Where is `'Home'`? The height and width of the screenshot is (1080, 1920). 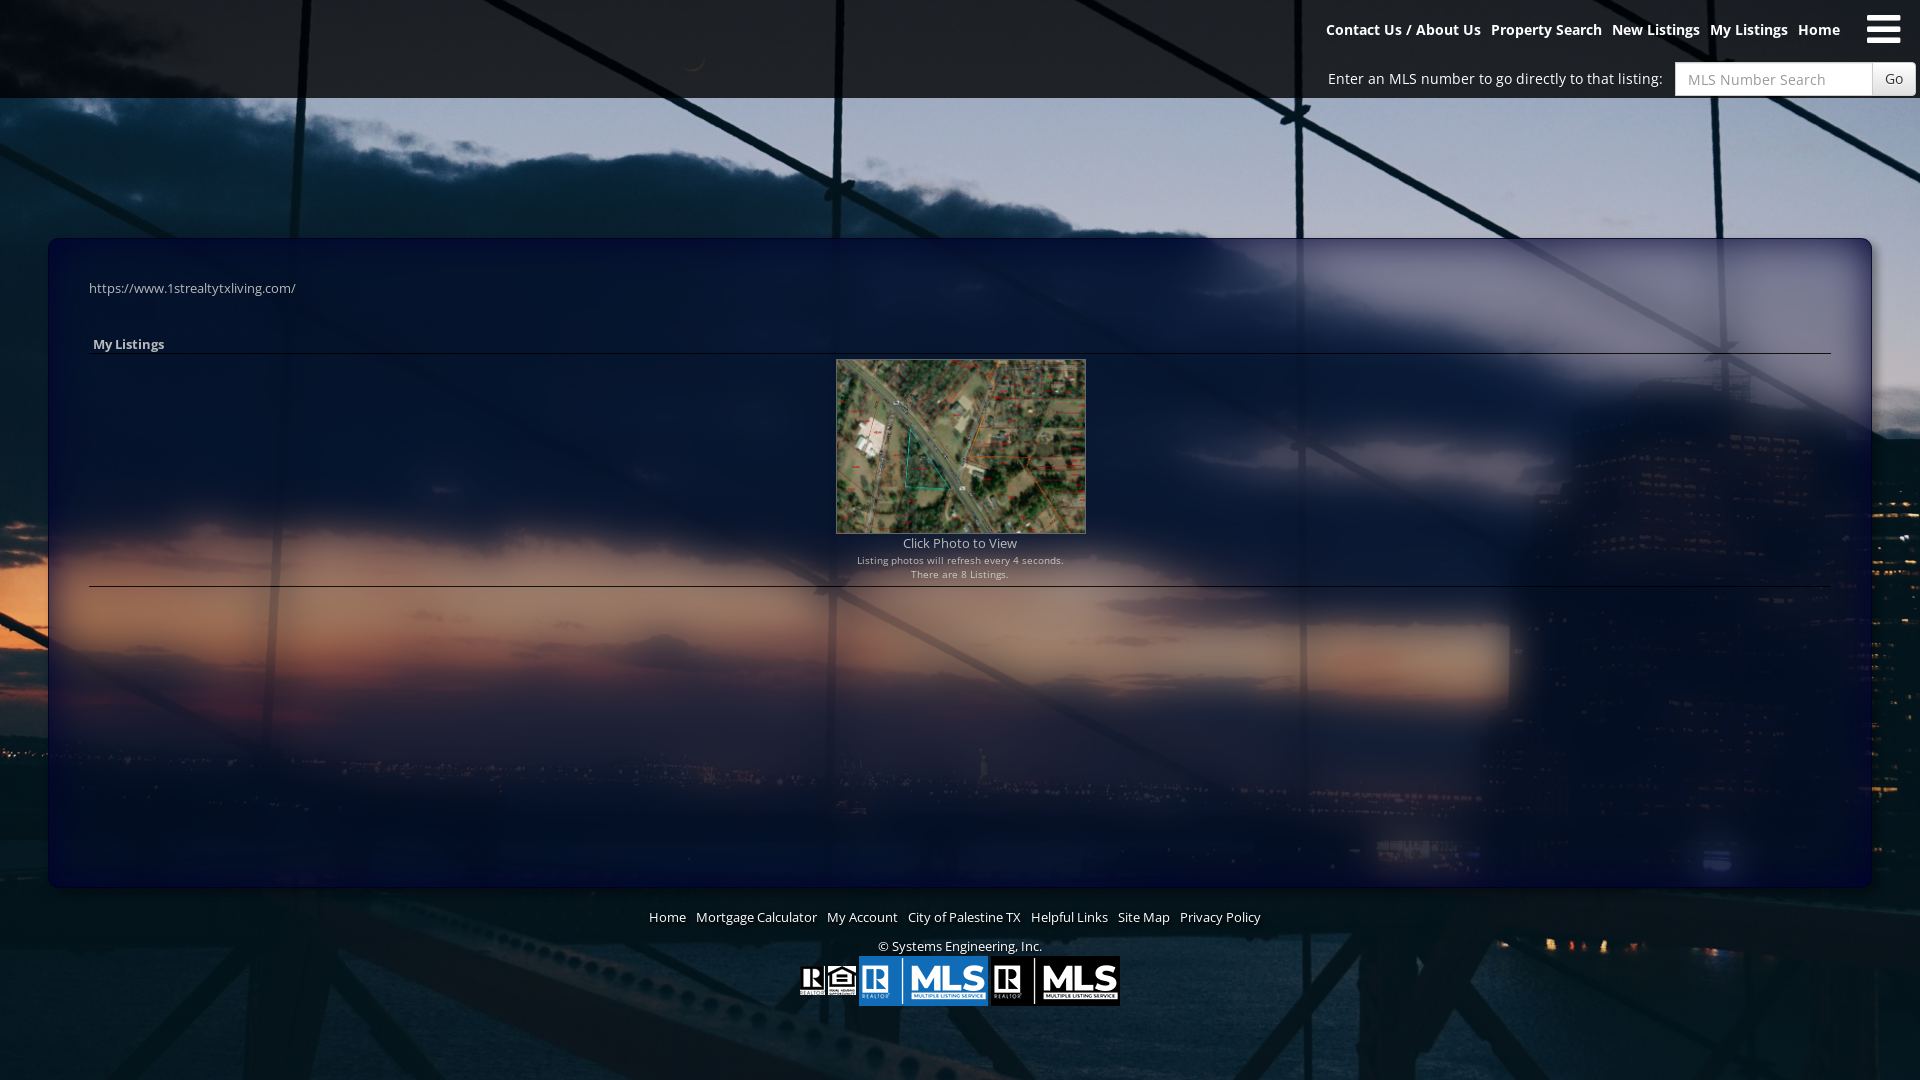
'Home' is located at coordinates (667, 917).